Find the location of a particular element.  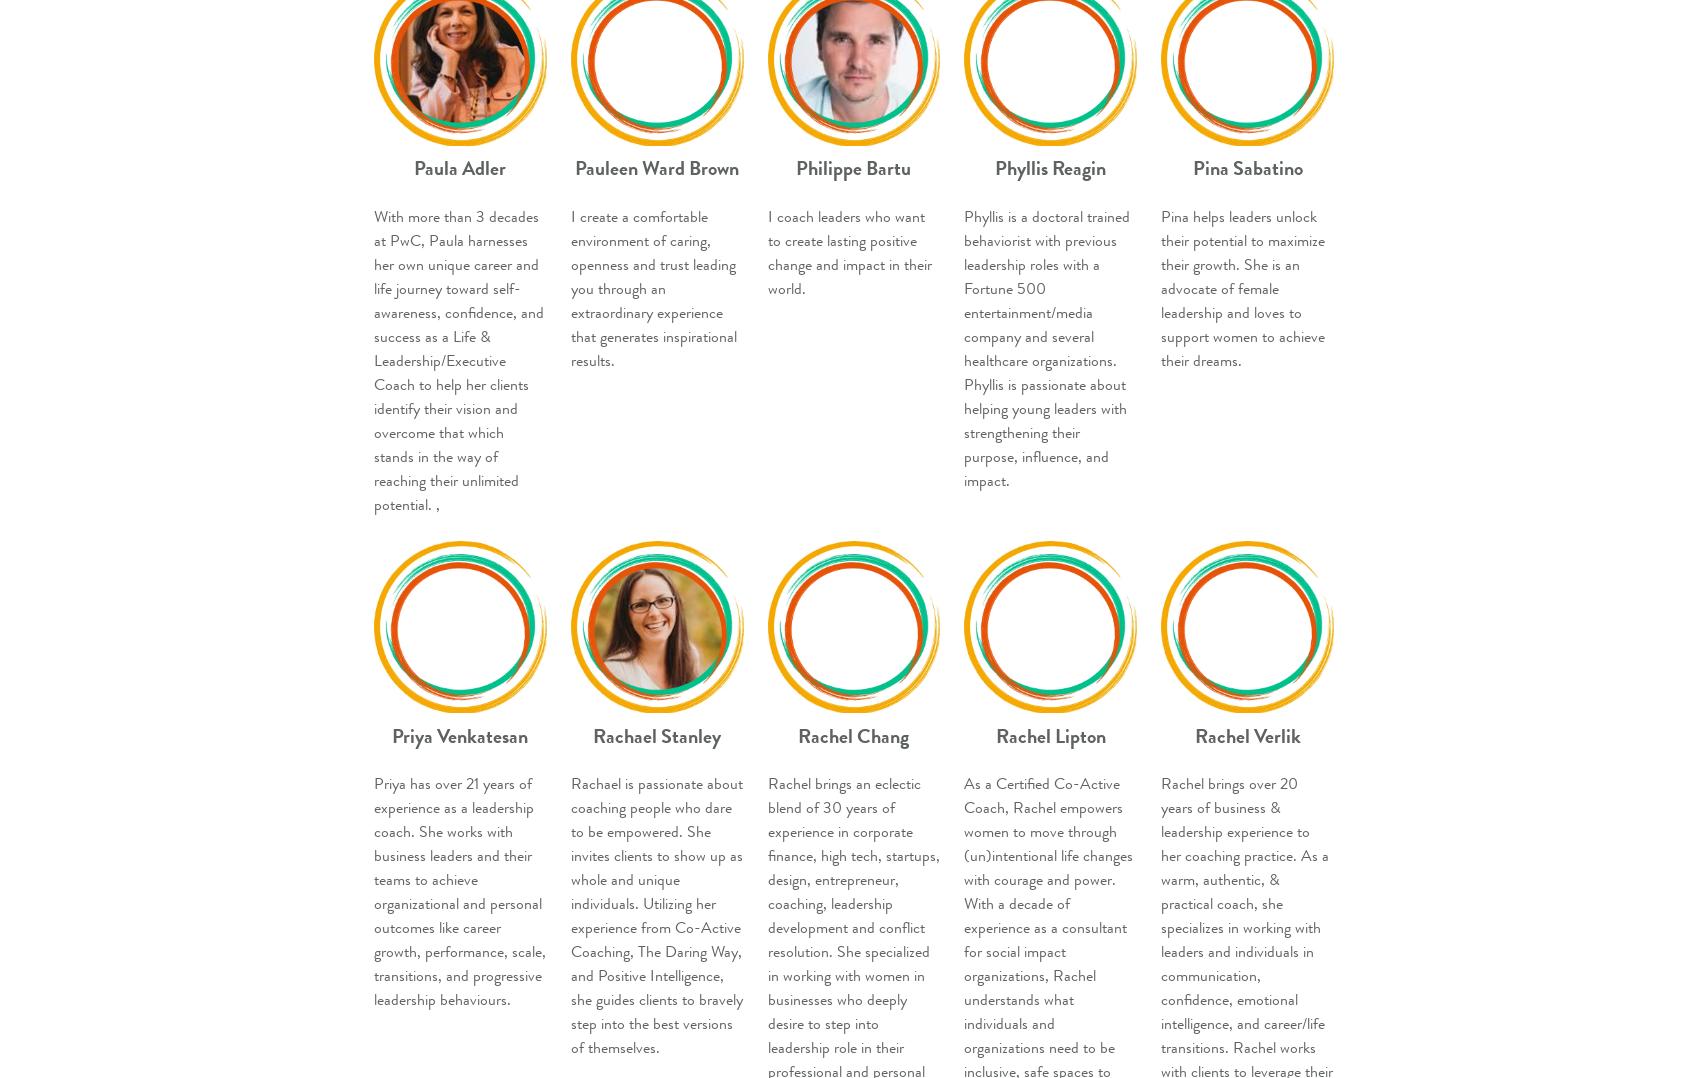

'I coach leaders who want to create lasting positive change and impact in their world.' is located at coordinates (849, 251).